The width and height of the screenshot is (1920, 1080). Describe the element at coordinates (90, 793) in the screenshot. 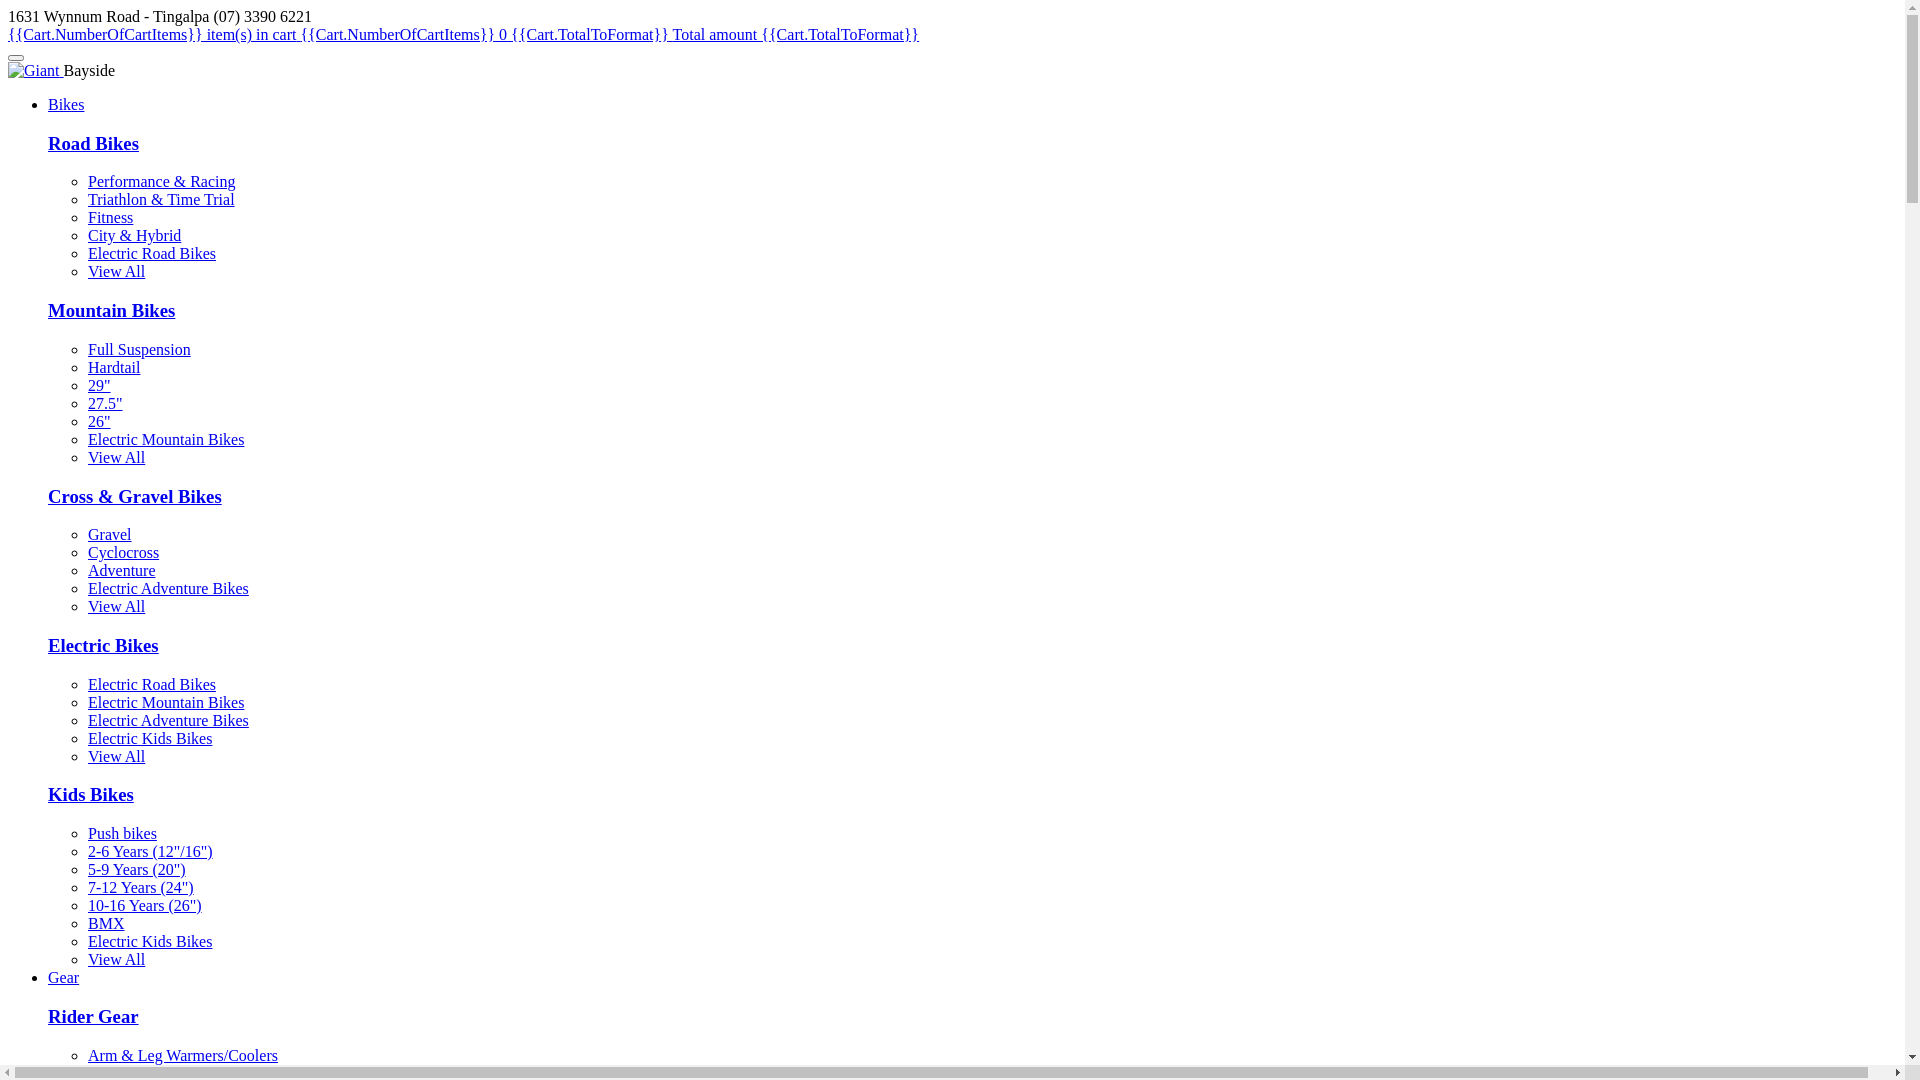

I see `'Kids Bikes'` at that location.